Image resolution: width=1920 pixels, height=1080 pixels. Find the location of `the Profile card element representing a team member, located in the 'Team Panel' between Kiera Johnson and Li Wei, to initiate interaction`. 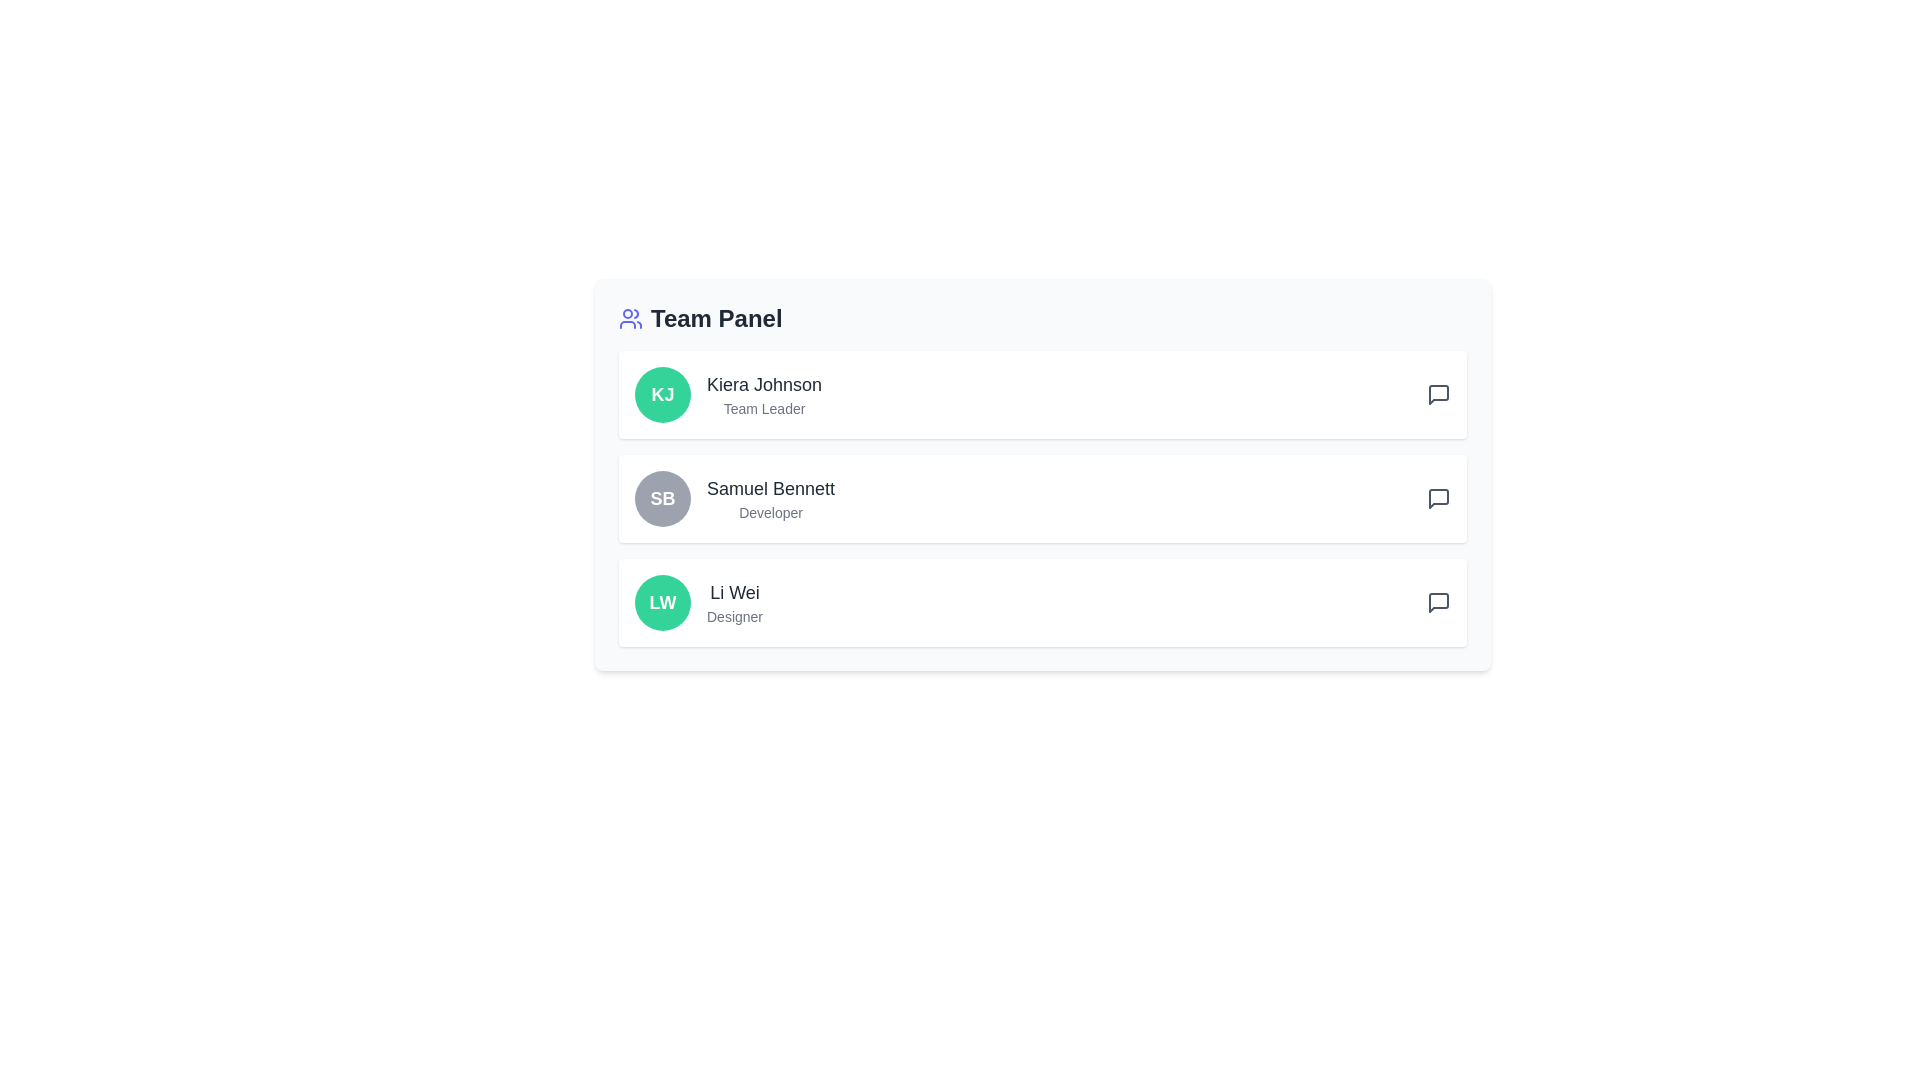

the Profile card element representing a team member, located in the 'Team Panel' between Kiera Johnson and Li Wei, to initiate interaction is located at coordinates (1041, 497).